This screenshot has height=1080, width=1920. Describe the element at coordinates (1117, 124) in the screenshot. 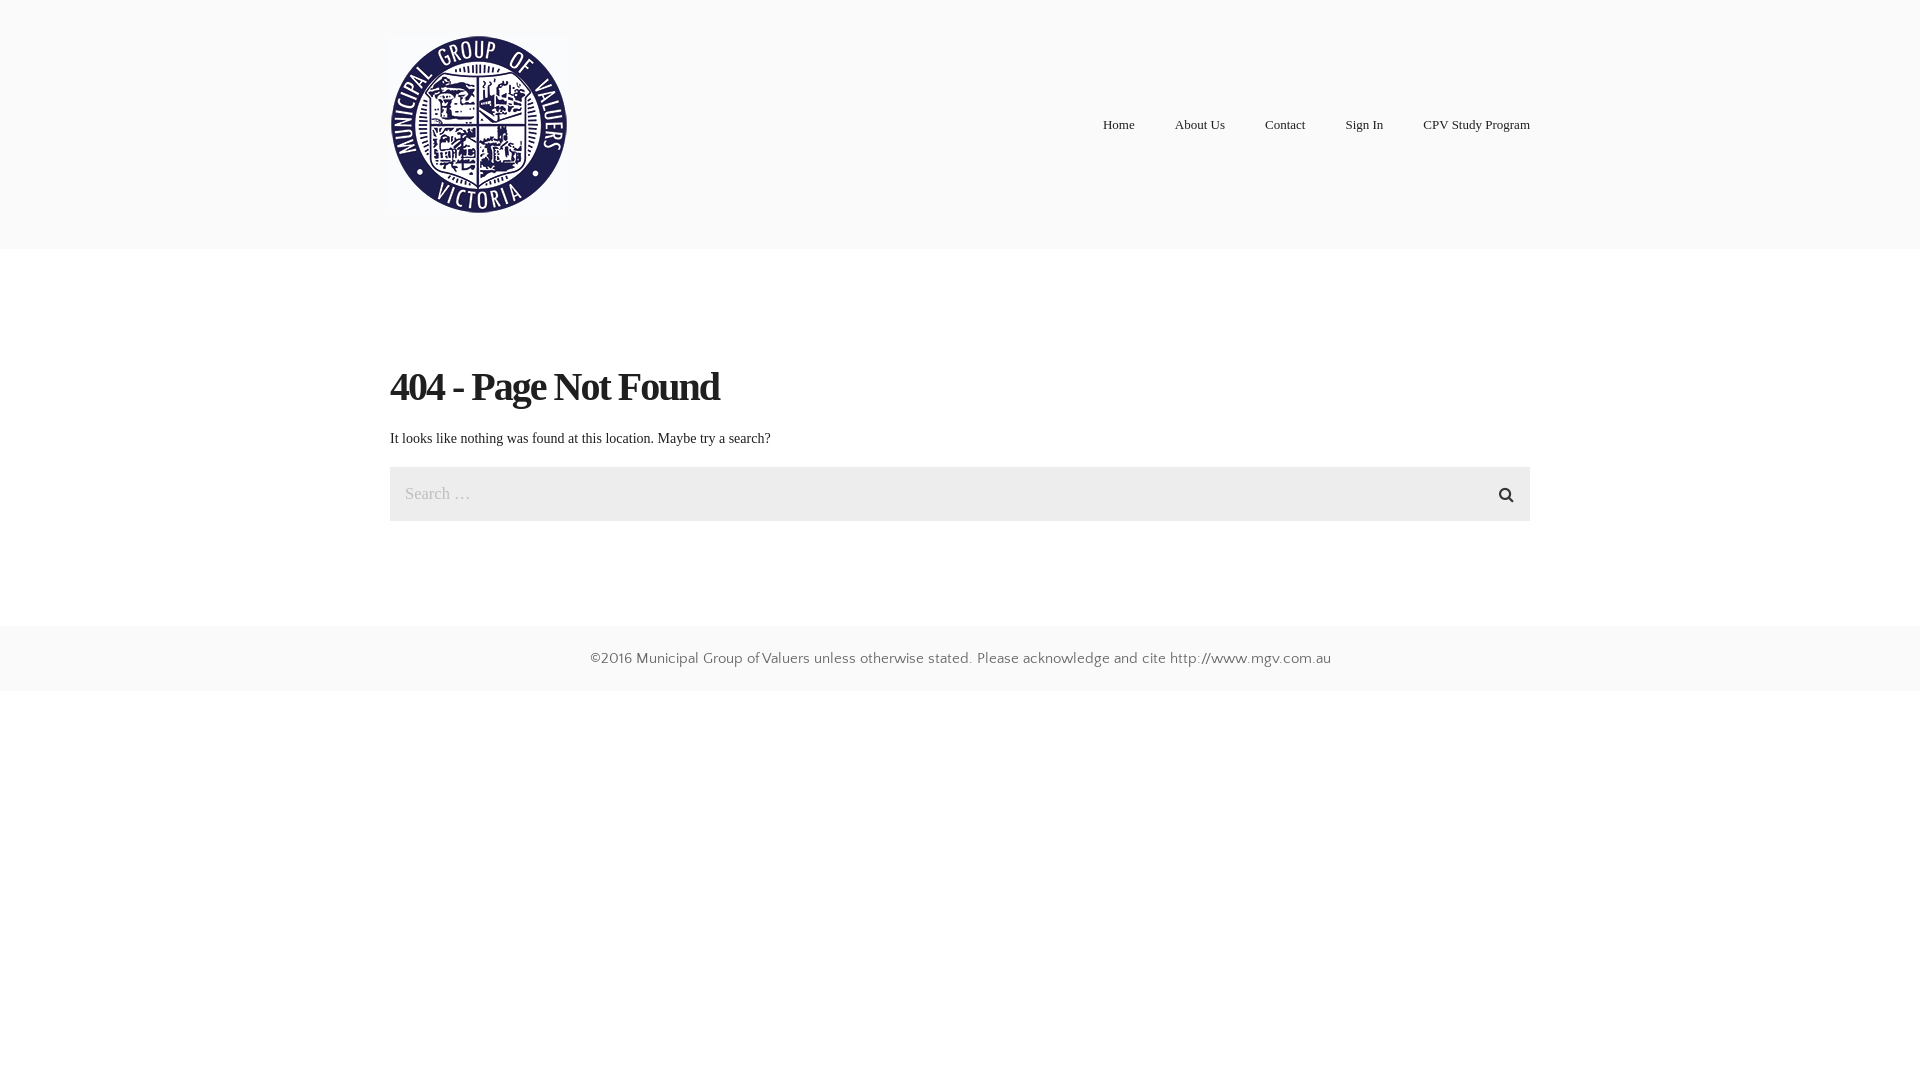

I see `'Home'` at that location.